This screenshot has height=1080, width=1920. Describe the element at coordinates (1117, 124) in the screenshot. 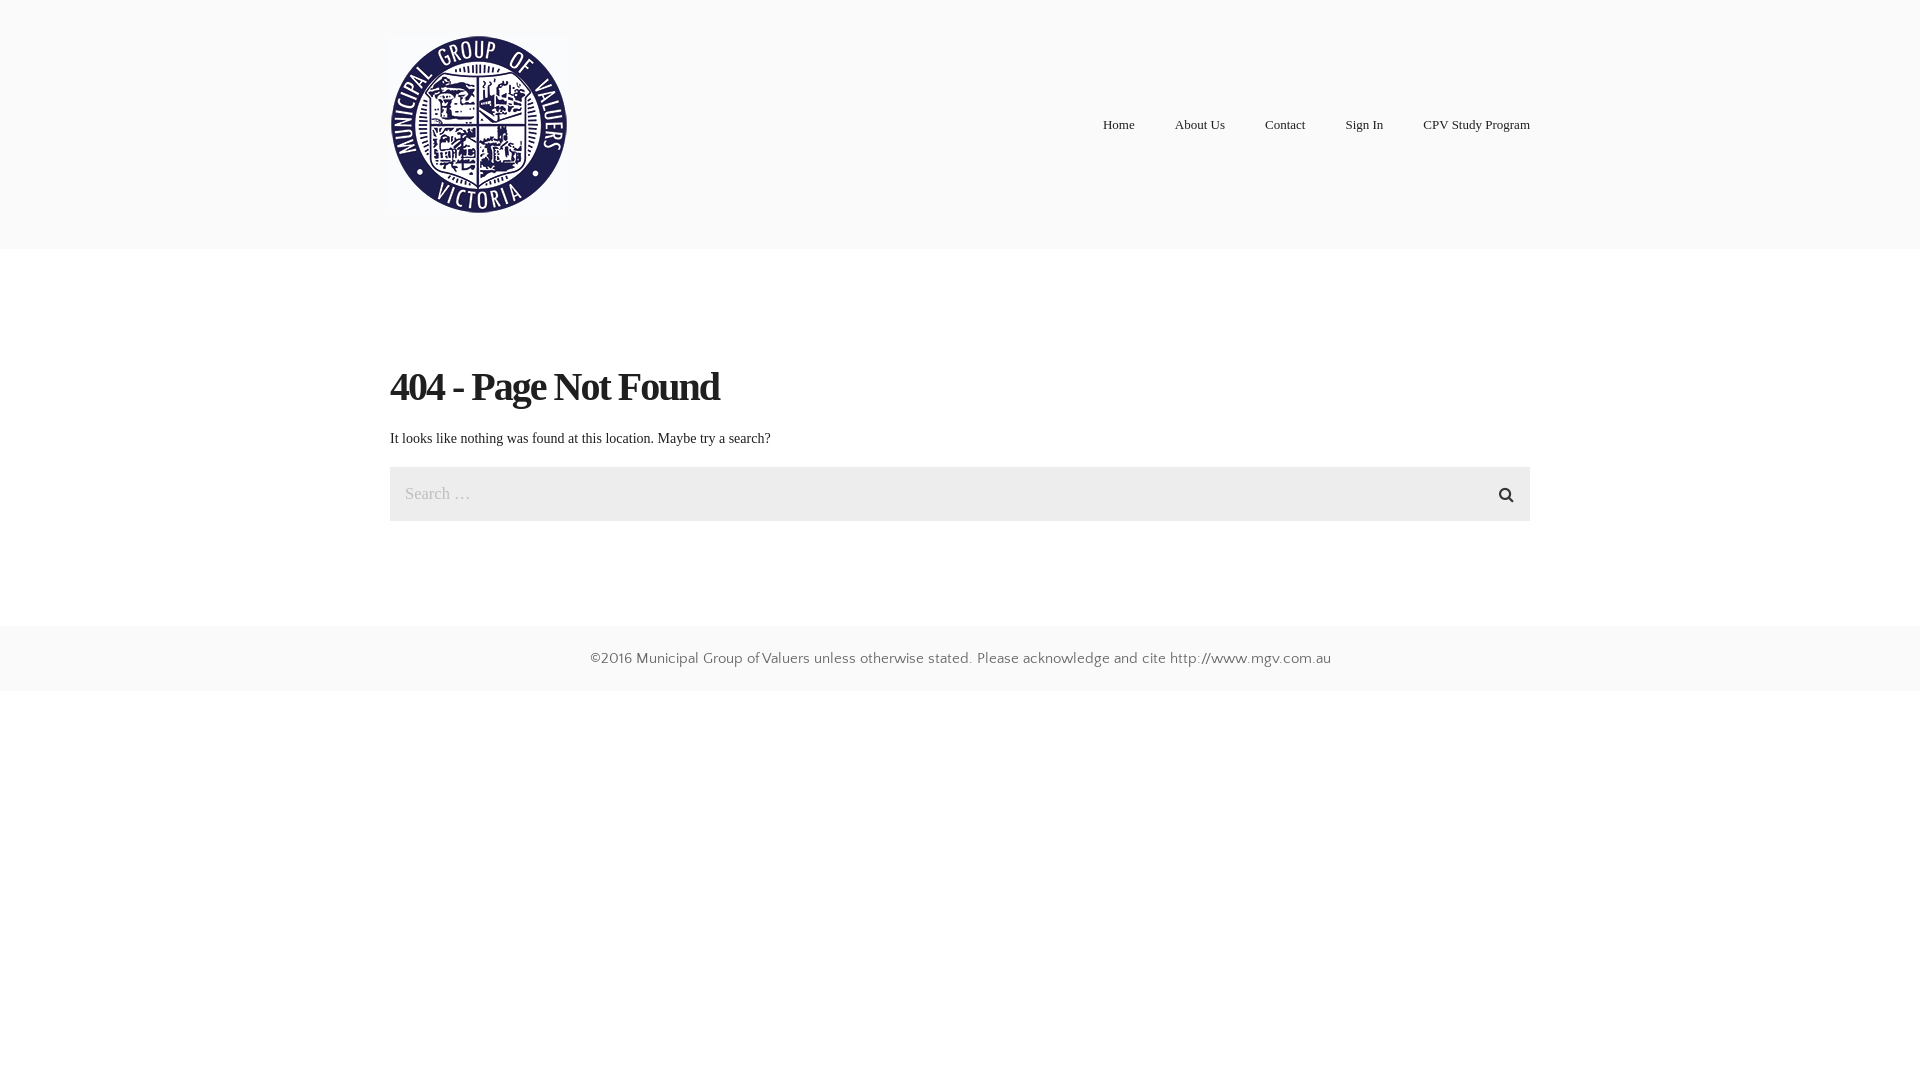

I see `'Home'` at that location.